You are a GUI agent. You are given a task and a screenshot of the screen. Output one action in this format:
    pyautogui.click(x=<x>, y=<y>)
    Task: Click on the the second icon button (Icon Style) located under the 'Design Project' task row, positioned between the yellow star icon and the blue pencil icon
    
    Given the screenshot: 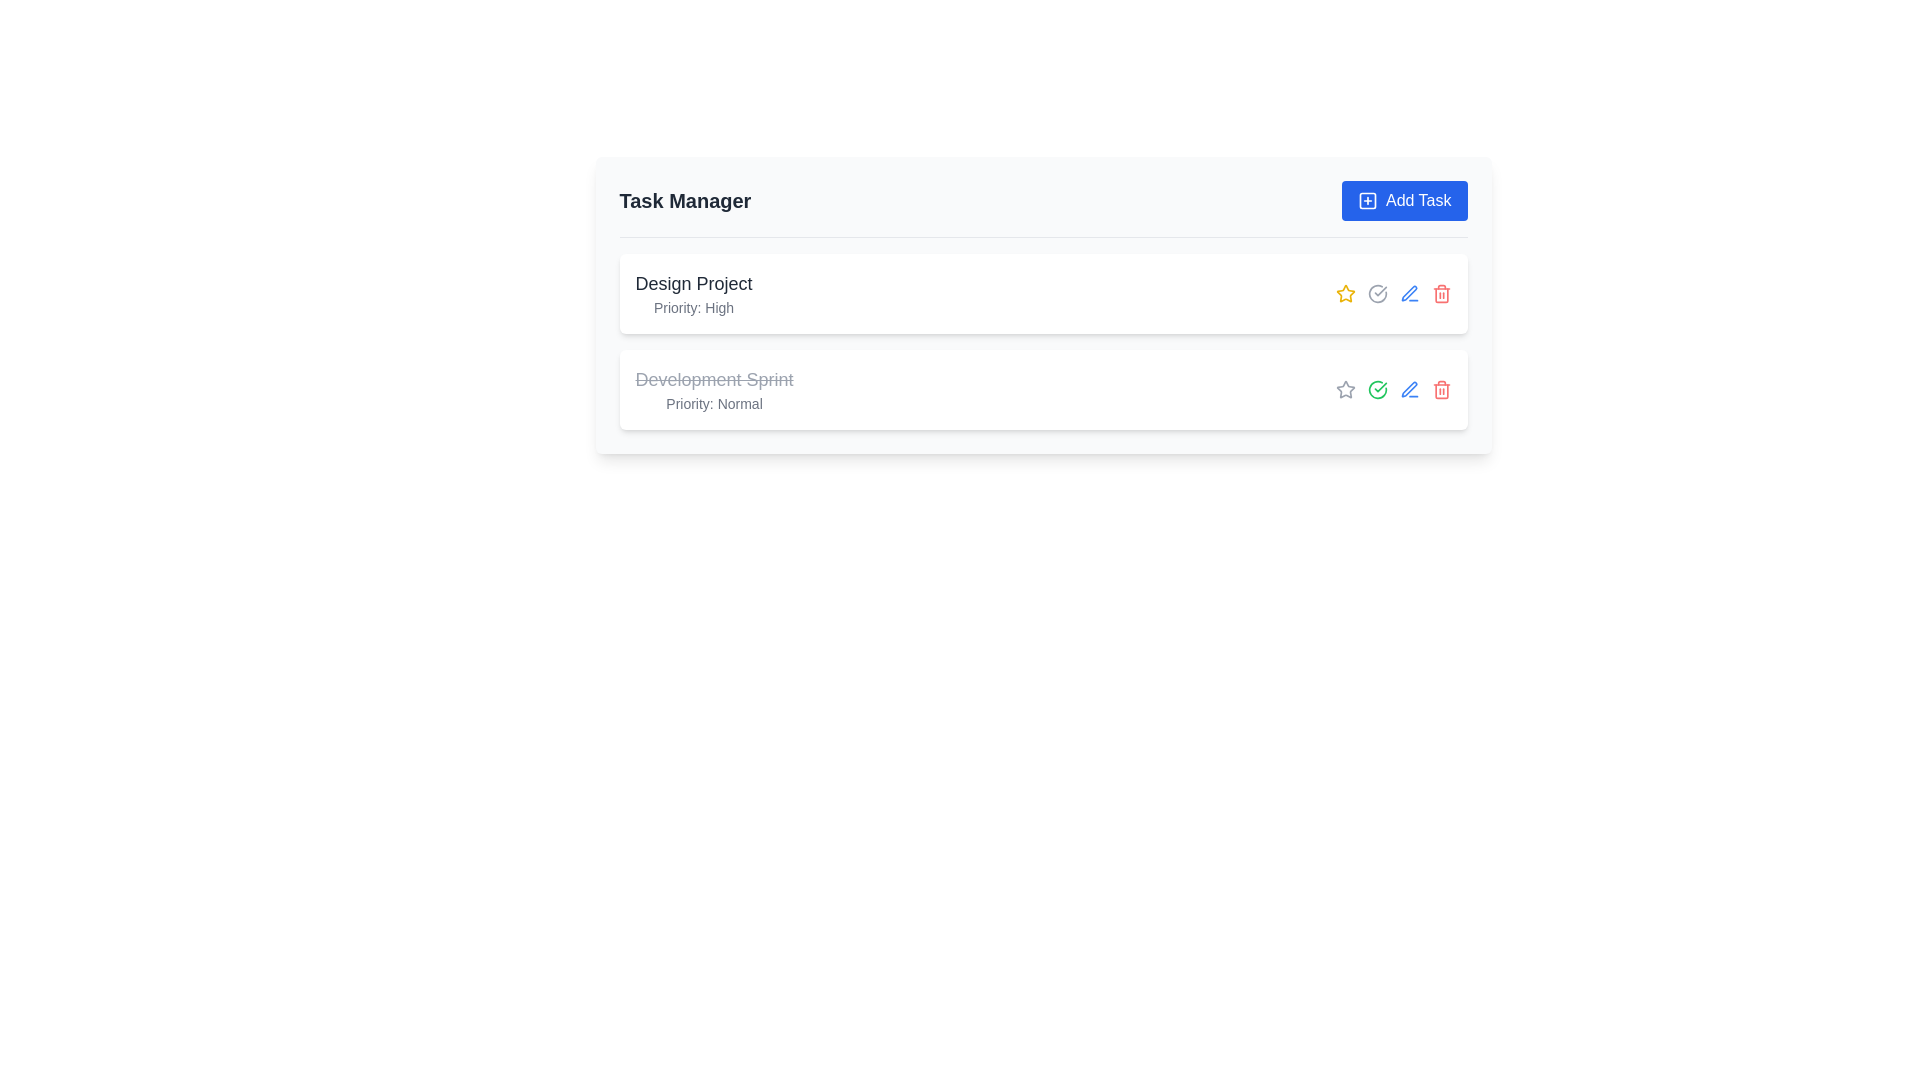 What is the action you would take?
    pyautogui.click(x=1376, y=293)
    